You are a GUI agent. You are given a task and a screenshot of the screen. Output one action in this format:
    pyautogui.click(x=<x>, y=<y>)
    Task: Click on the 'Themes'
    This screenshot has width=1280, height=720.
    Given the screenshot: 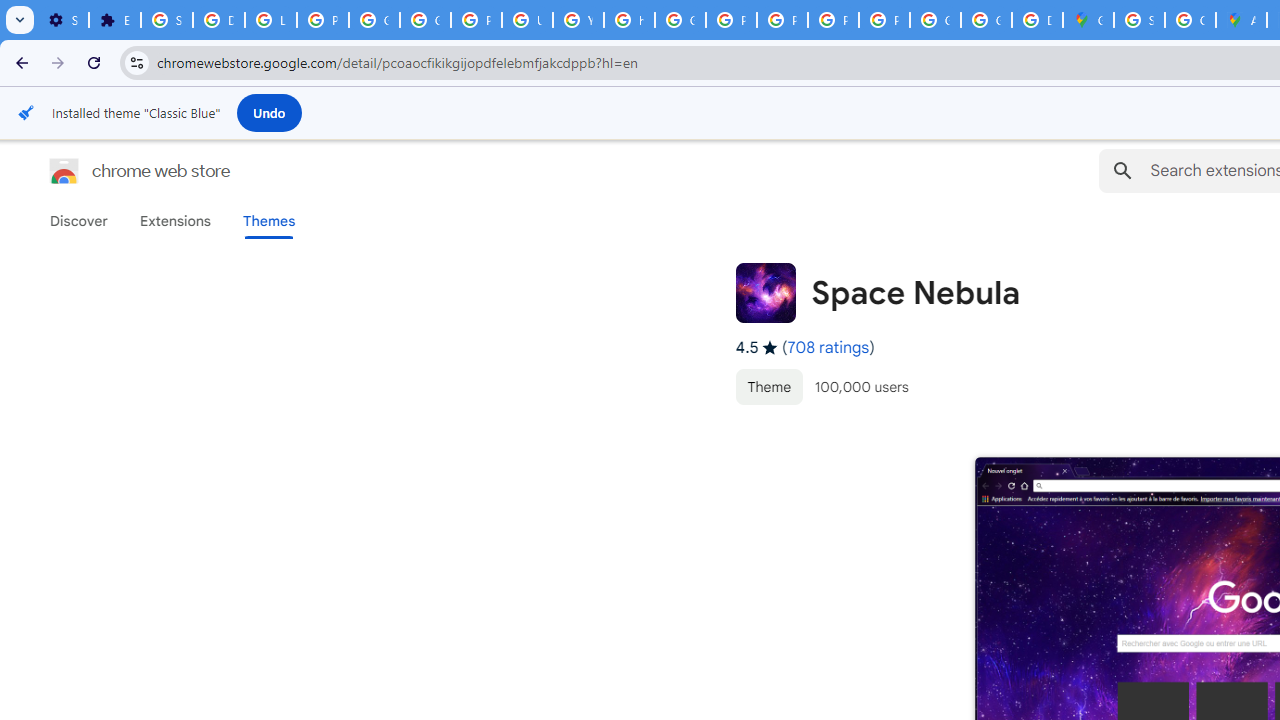 What is the action you would take?
    pyautogui.click(x=268, y=221)
    